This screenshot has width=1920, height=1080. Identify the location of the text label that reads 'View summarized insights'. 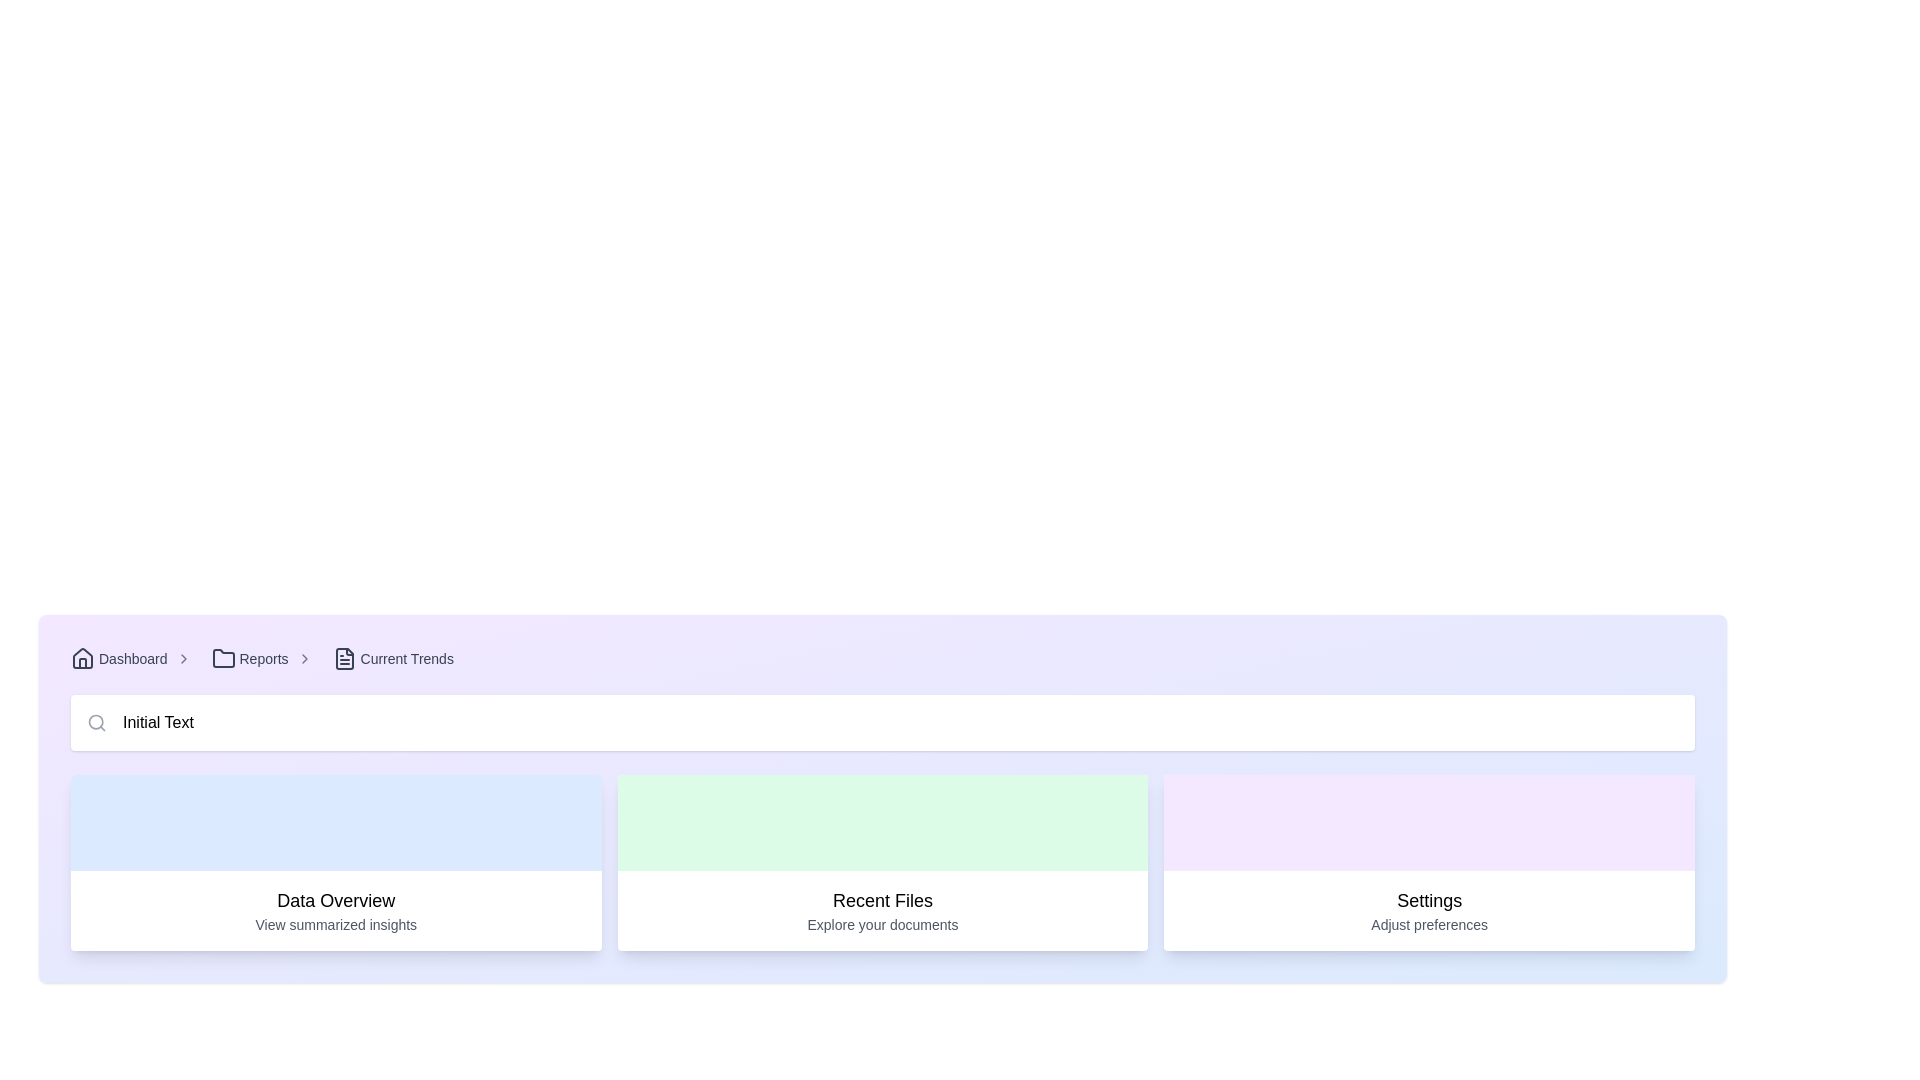
(336, 925).